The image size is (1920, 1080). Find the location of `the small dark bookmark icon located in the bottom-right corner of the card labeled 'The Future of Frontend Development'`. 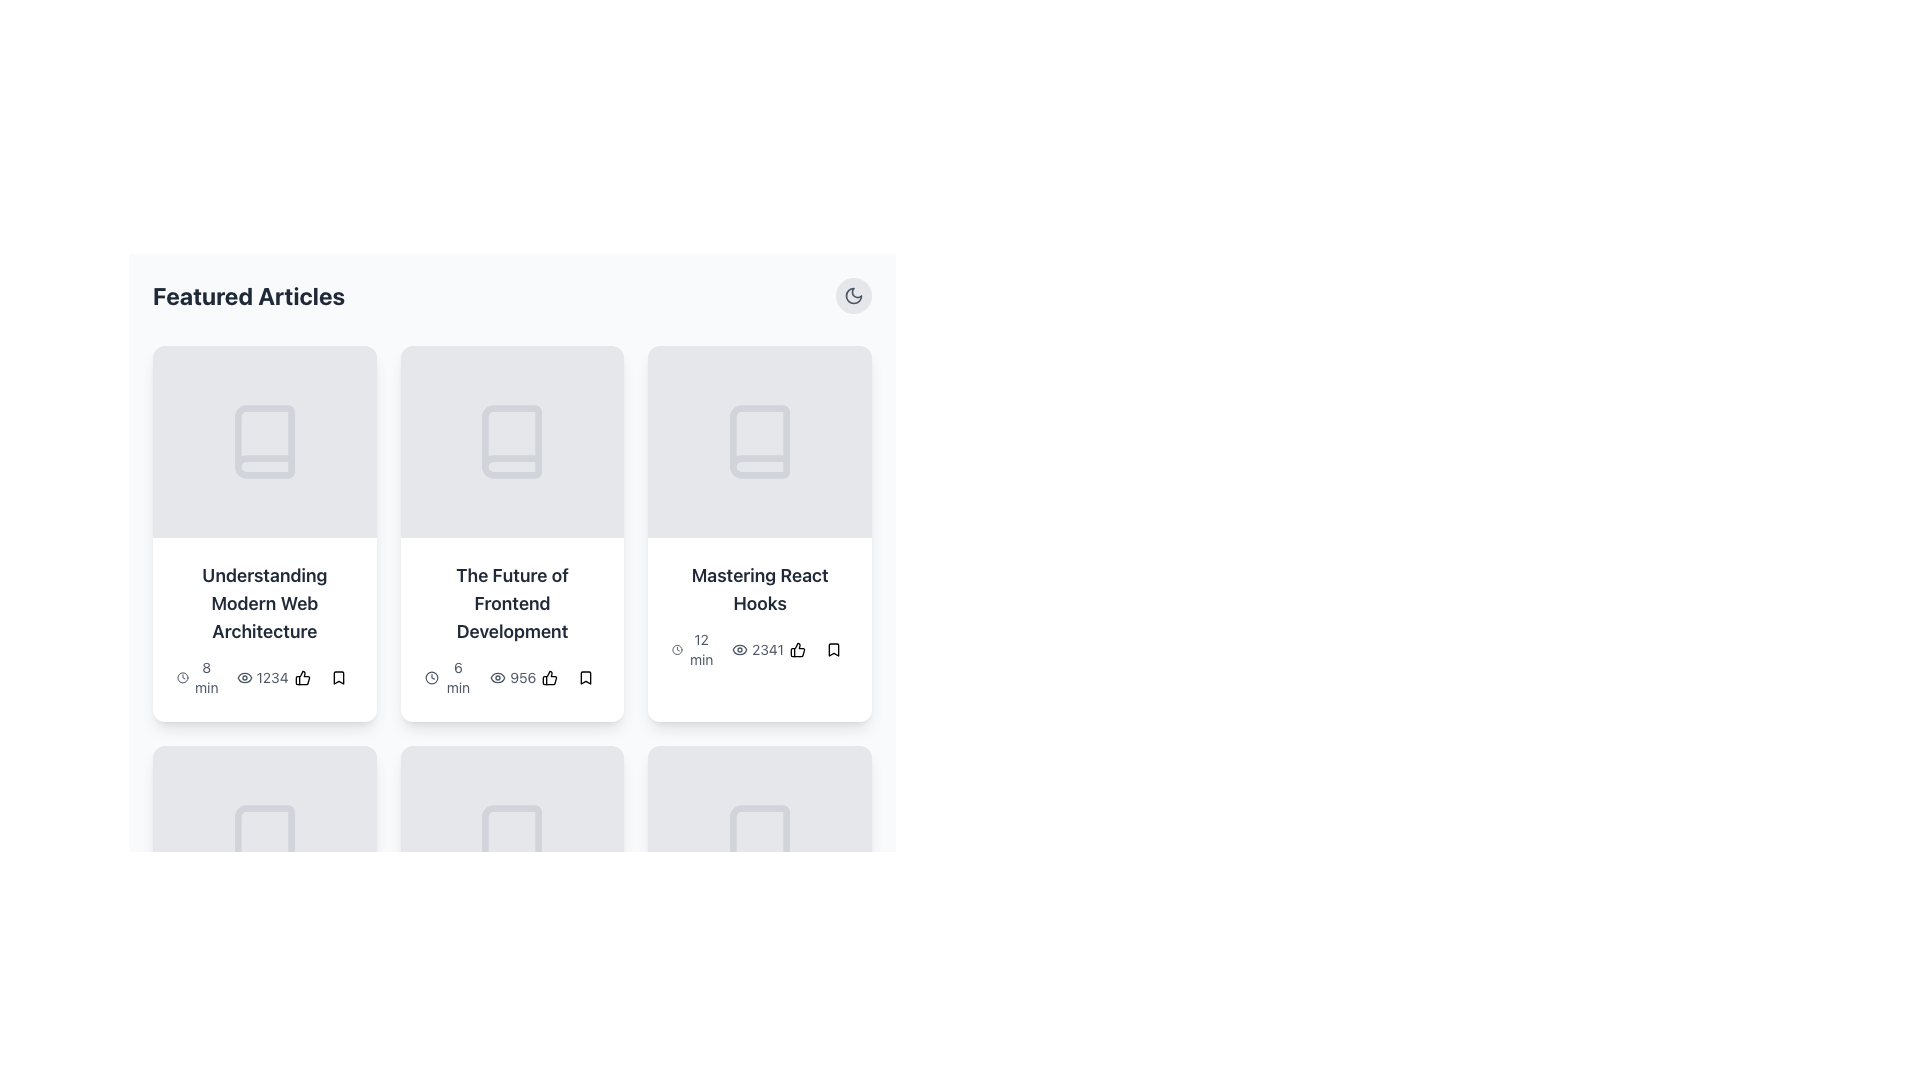

the small dark bookmark icon located in the bottom-right corner of the card labeled 'The Future of Frontend Development' is located at coordinates (585, 677).